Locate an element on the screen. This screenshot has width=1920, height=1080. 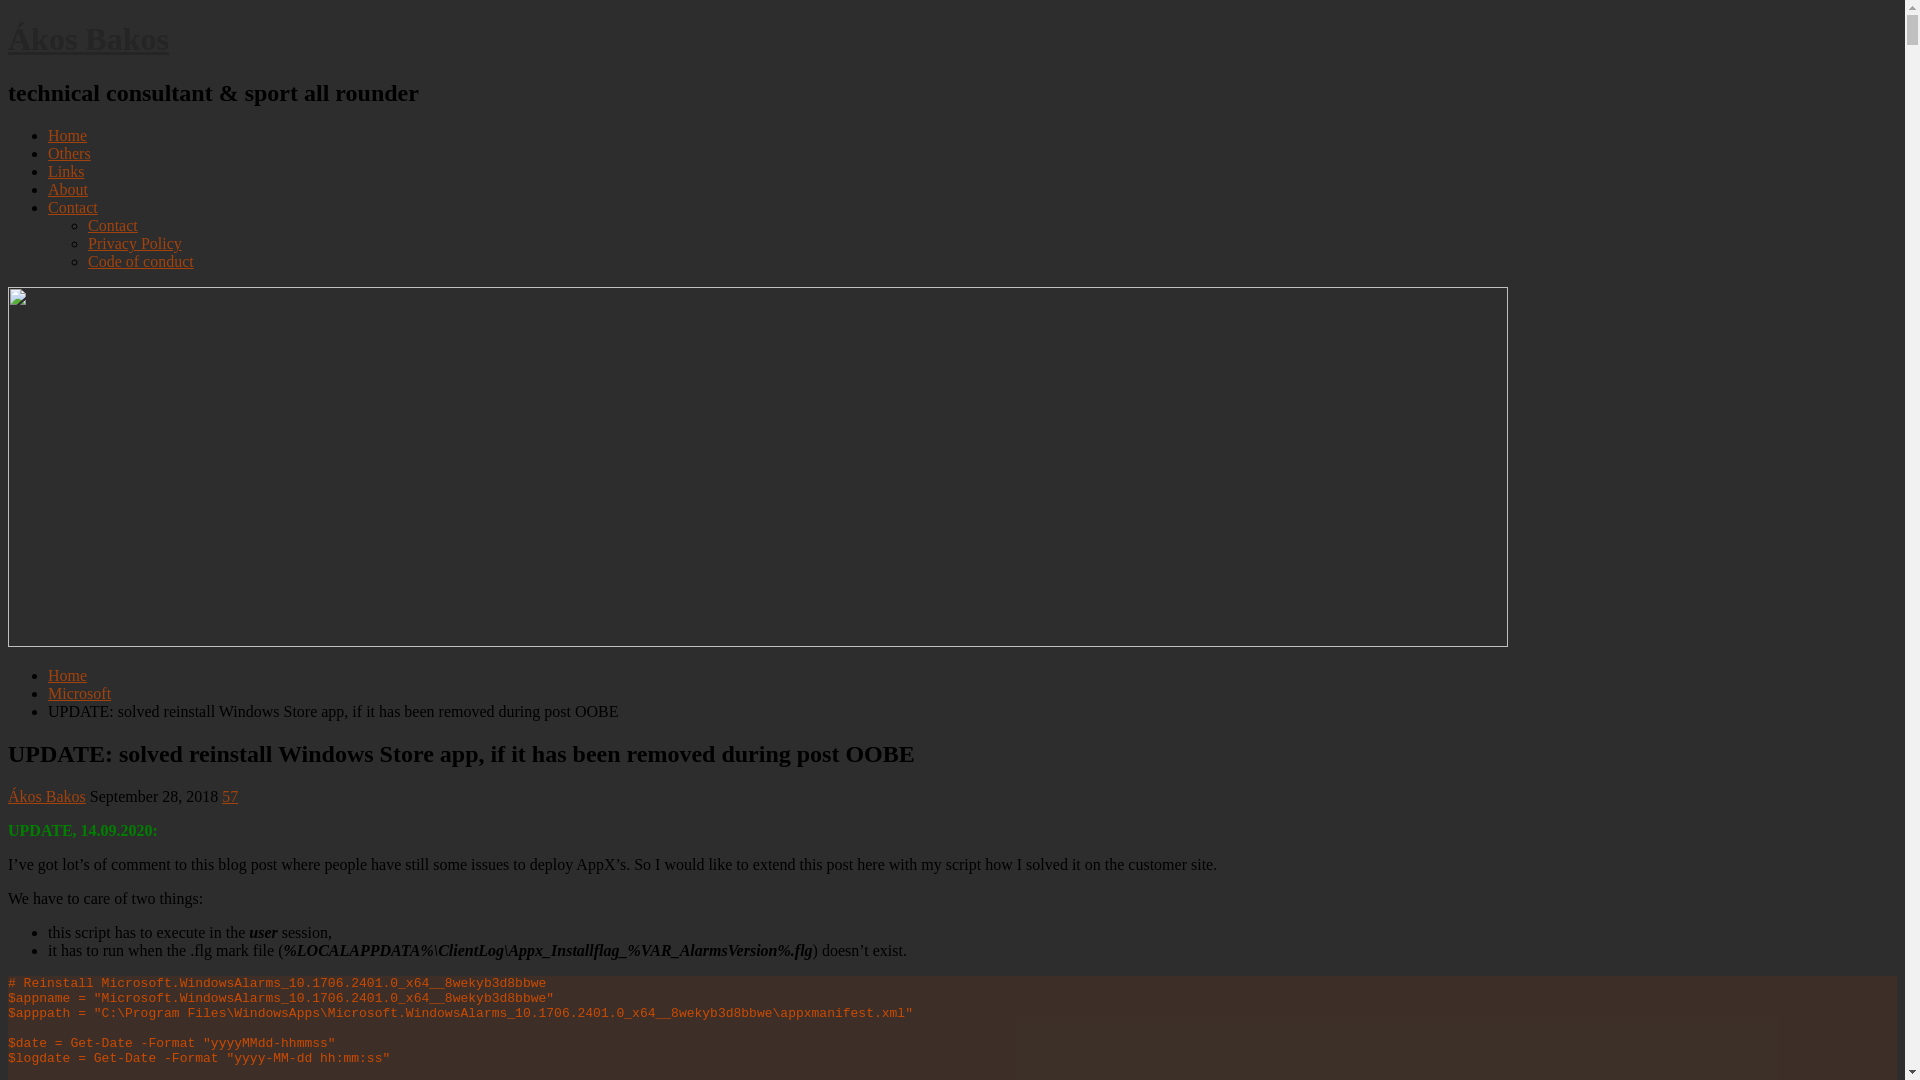
'Home' is located at coordinates (48, 675).